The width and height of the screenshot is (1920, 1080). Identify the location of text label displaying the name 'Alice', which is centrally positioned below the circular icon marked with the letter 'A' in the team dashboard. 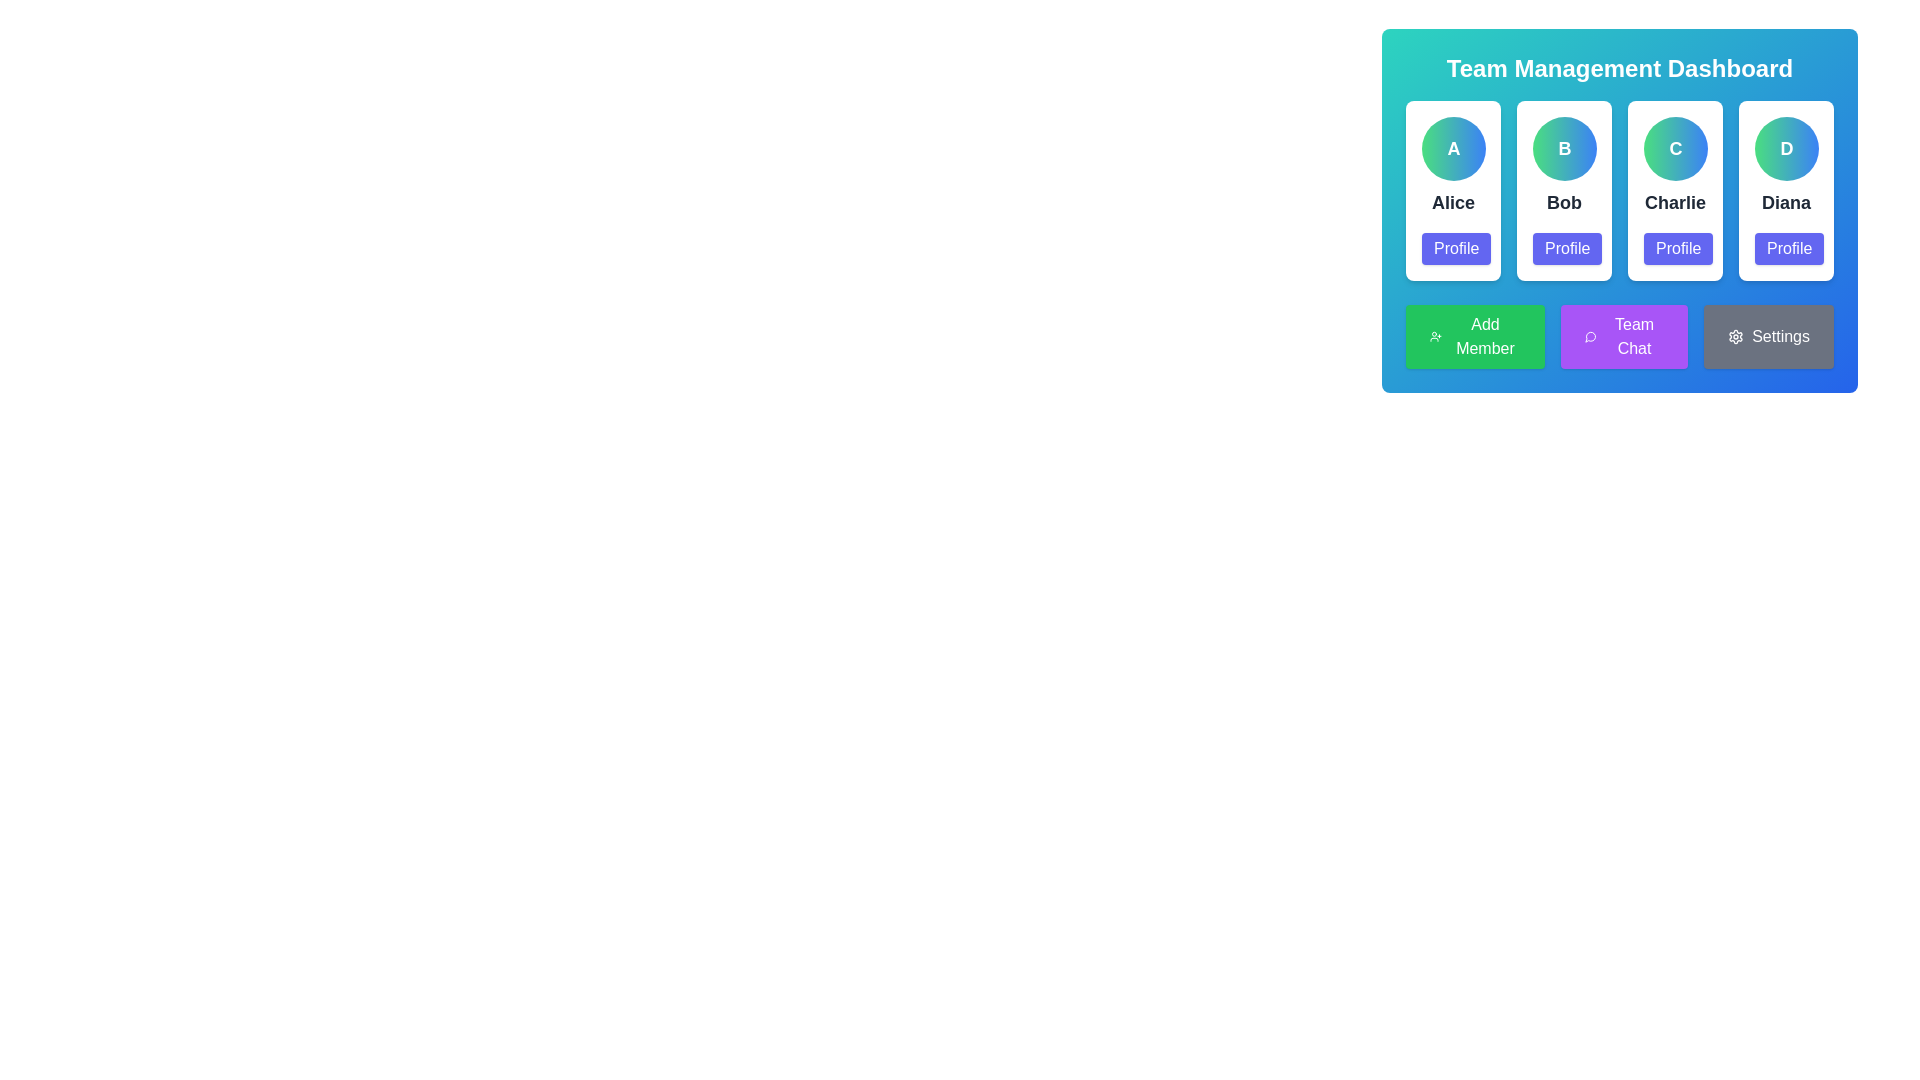
(1453, 203).